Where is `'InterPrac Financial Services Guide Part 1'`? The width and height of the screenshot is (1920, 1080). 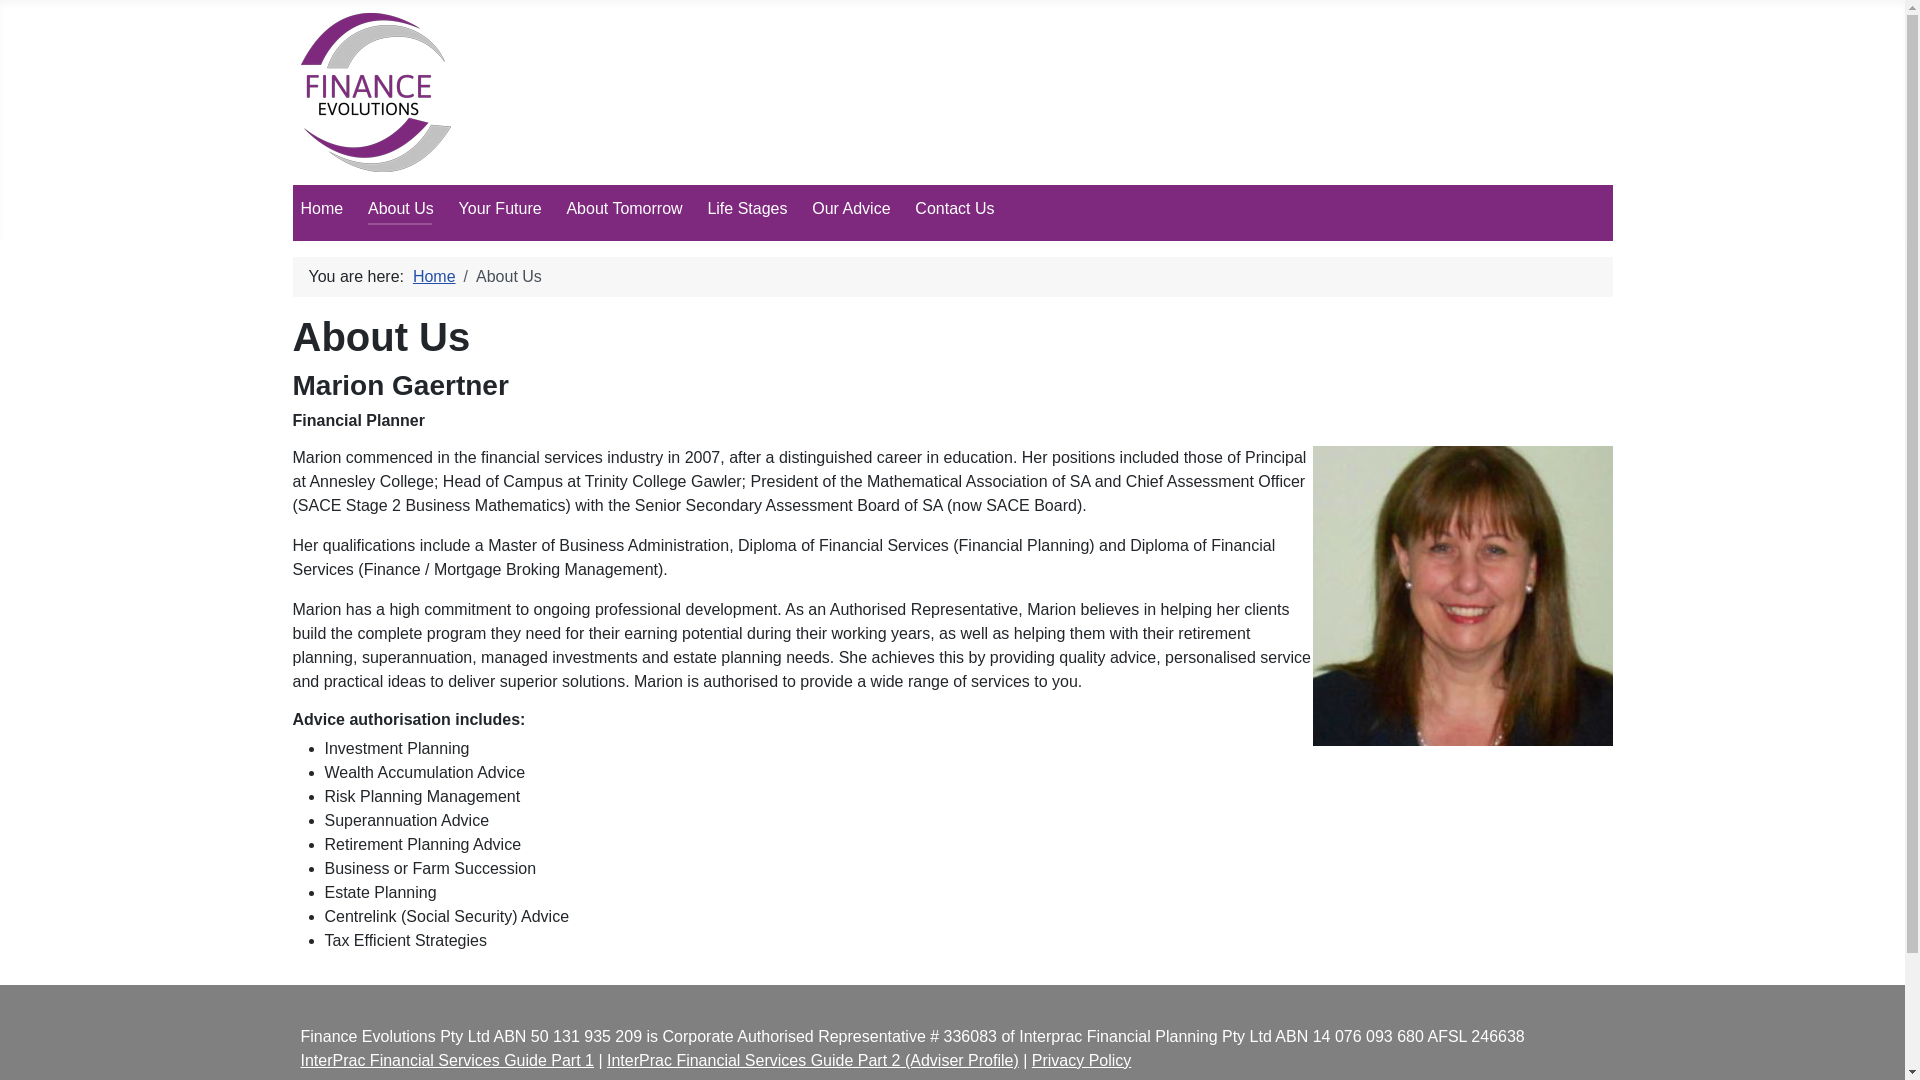
'InterPrac Financial Services Guide Part 1' is located at coordinates (445, 1059).